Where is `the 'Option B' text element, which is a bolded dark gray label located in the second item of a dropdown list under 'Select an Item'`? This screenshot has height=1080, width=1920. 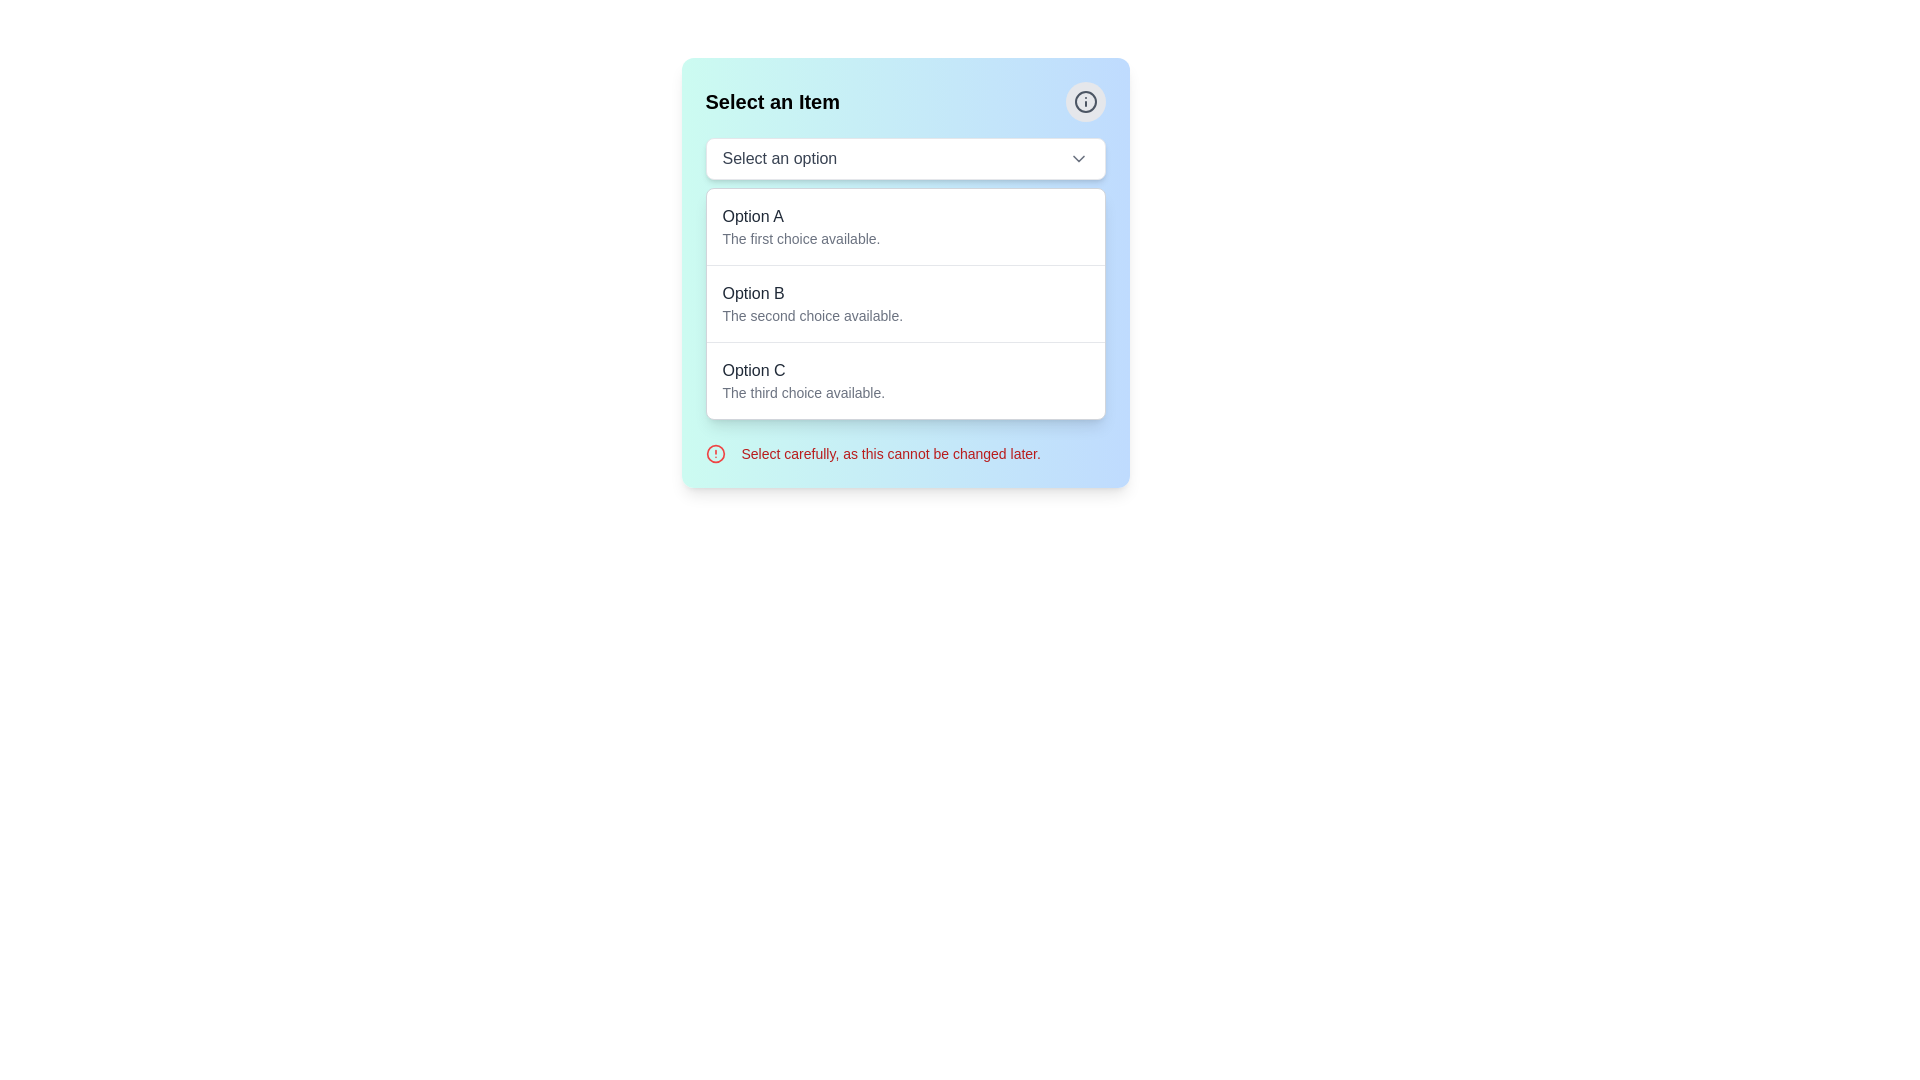 the 'Option B' text element, which is a bolded dark gray label located in the second item of a dropdown list under 'Select an Item' is located at coordinates (752, 293).